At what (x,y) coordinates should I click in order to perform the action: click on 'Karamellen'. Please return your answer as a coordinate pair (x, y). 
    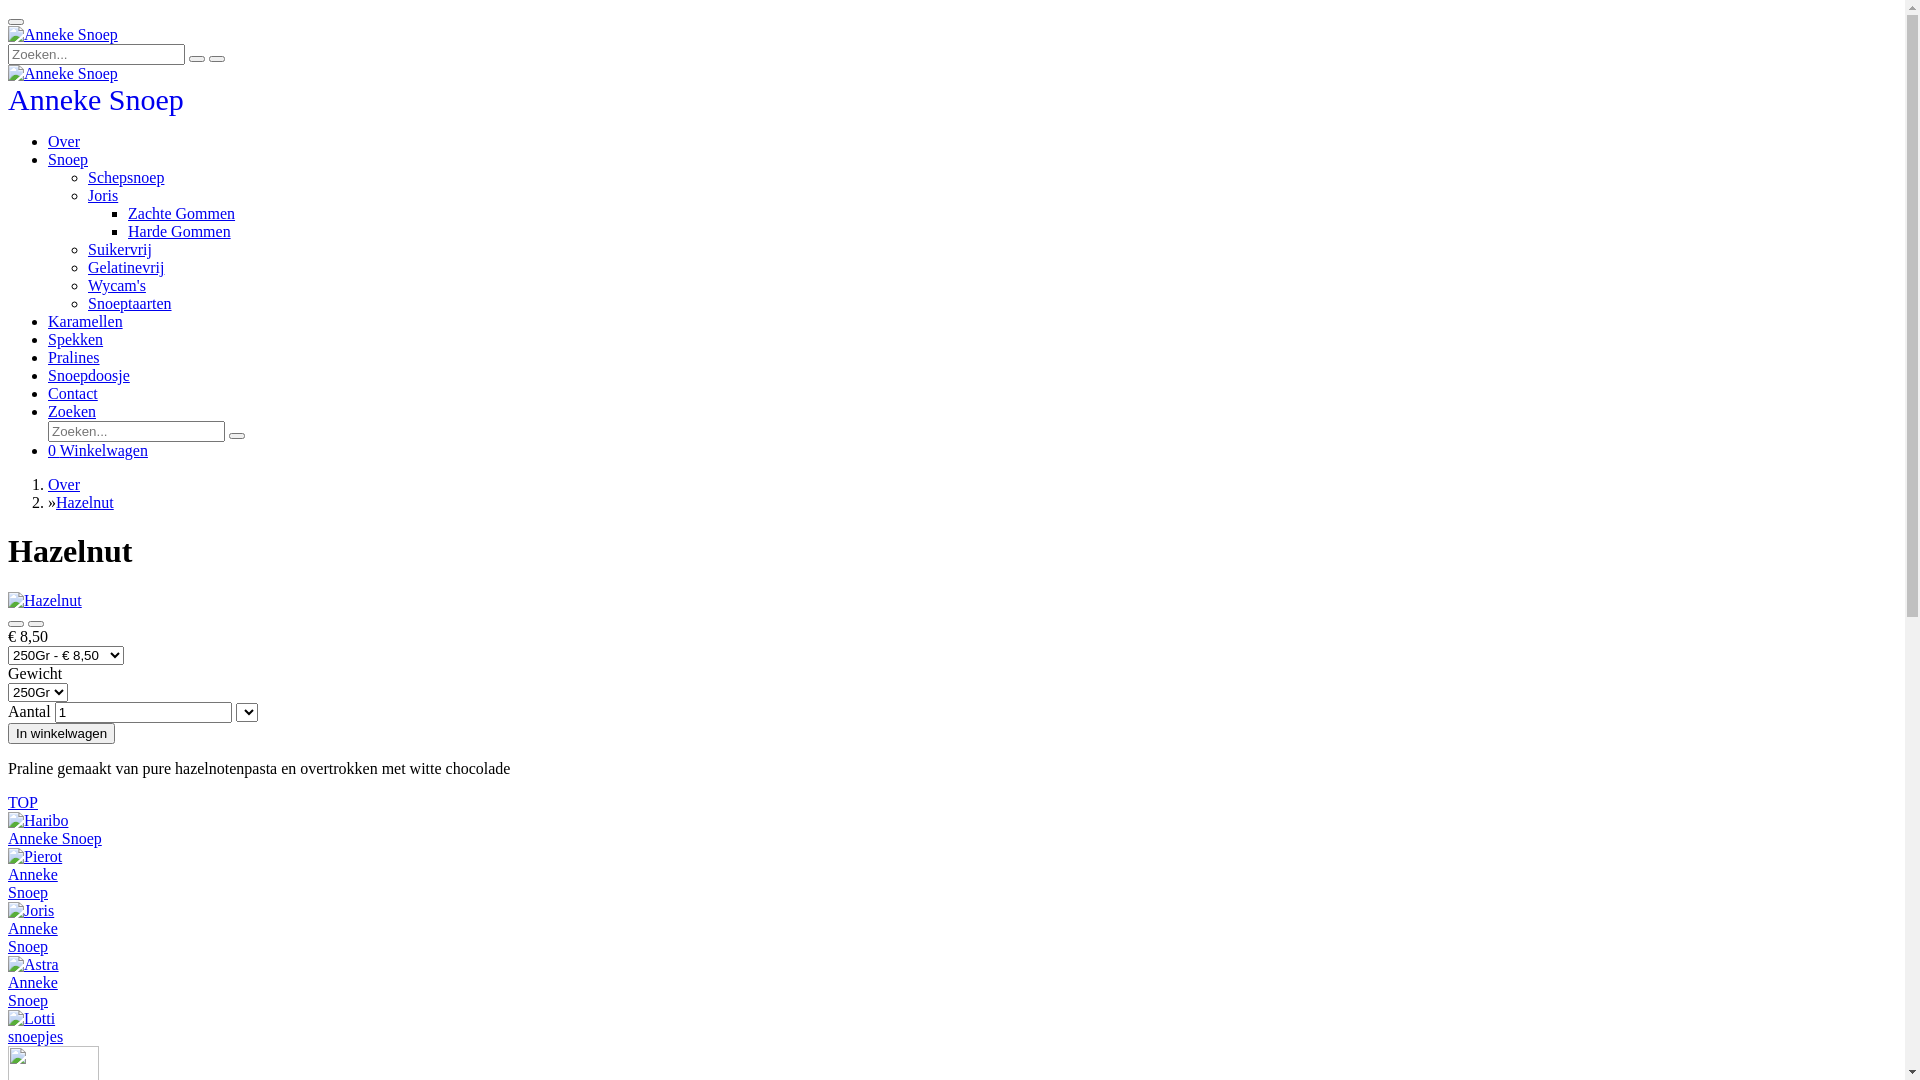
    Looking at the image, I should click on (84, 320).